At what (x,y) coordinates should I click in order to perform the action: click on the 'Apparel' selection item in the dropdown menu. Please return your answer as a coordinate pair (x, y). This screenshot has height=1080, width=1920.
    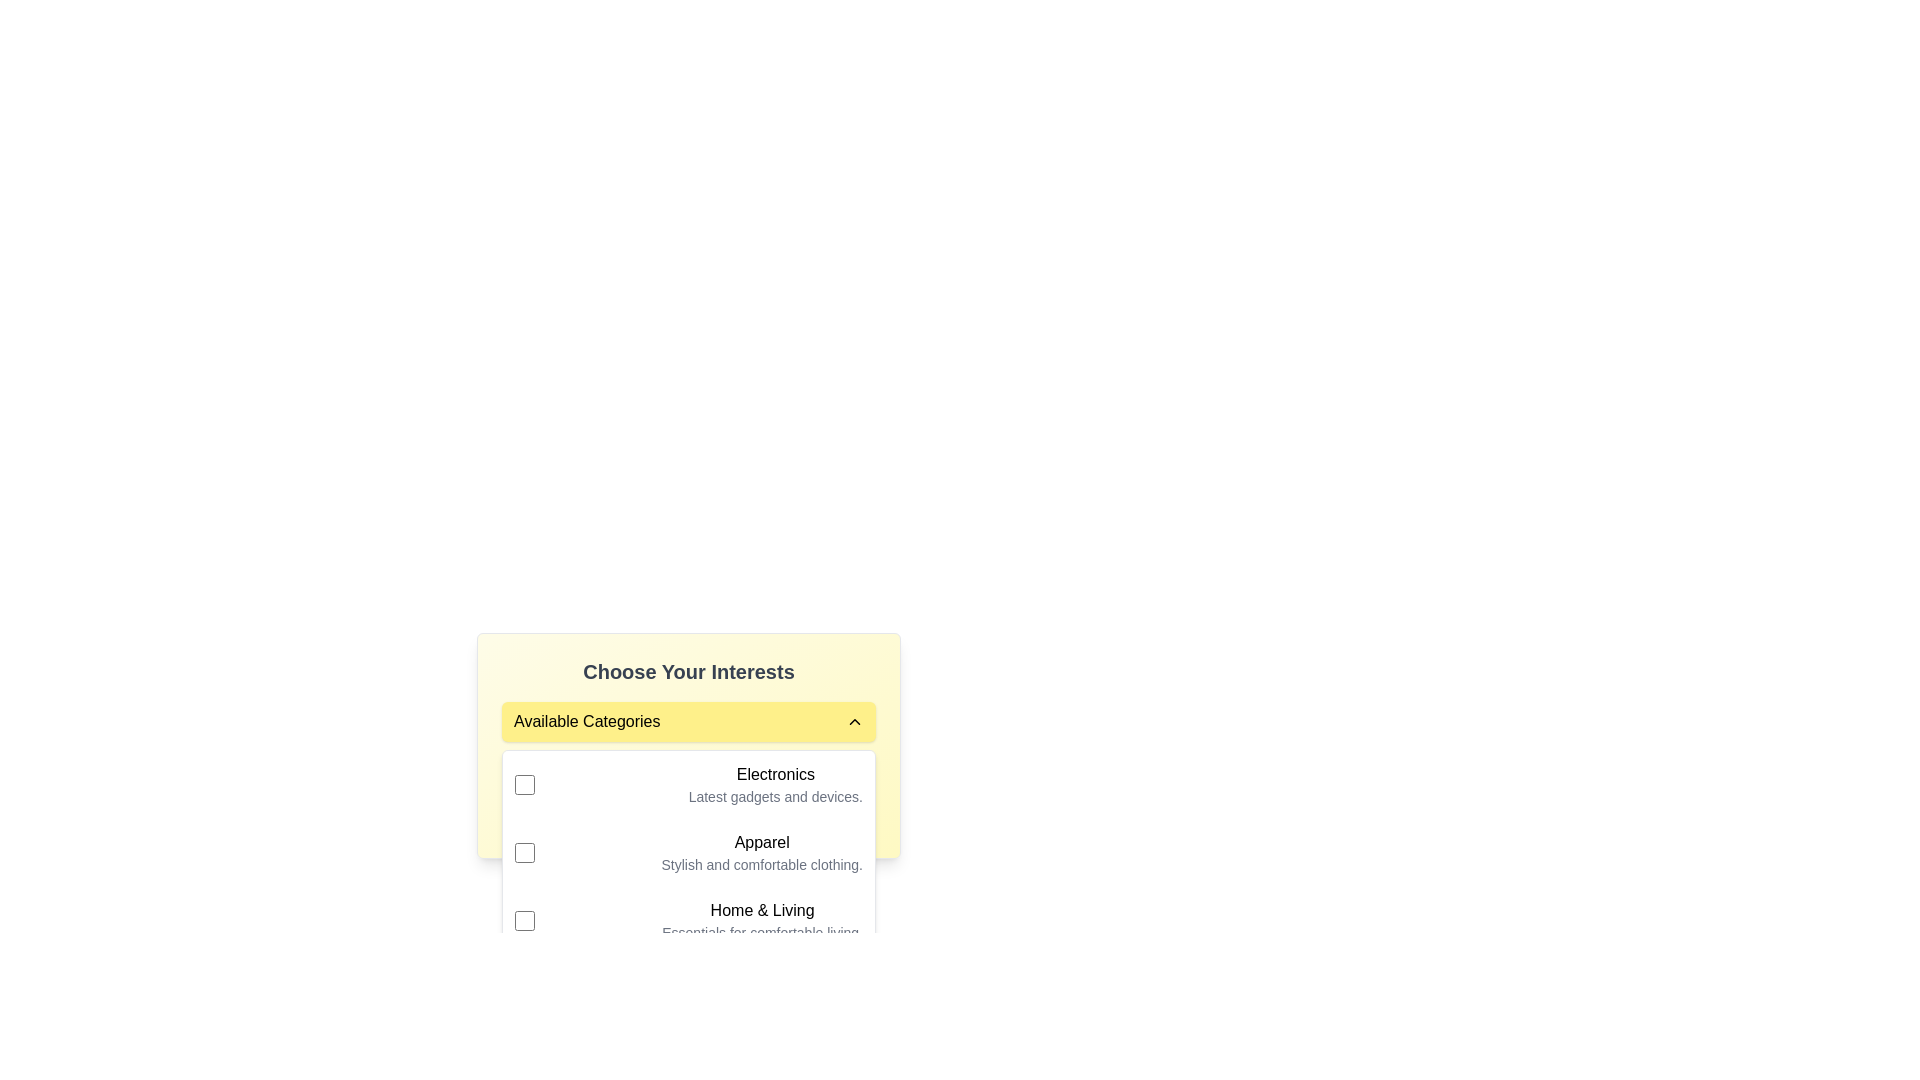
    Looking at the image, I should click on (689, 852).